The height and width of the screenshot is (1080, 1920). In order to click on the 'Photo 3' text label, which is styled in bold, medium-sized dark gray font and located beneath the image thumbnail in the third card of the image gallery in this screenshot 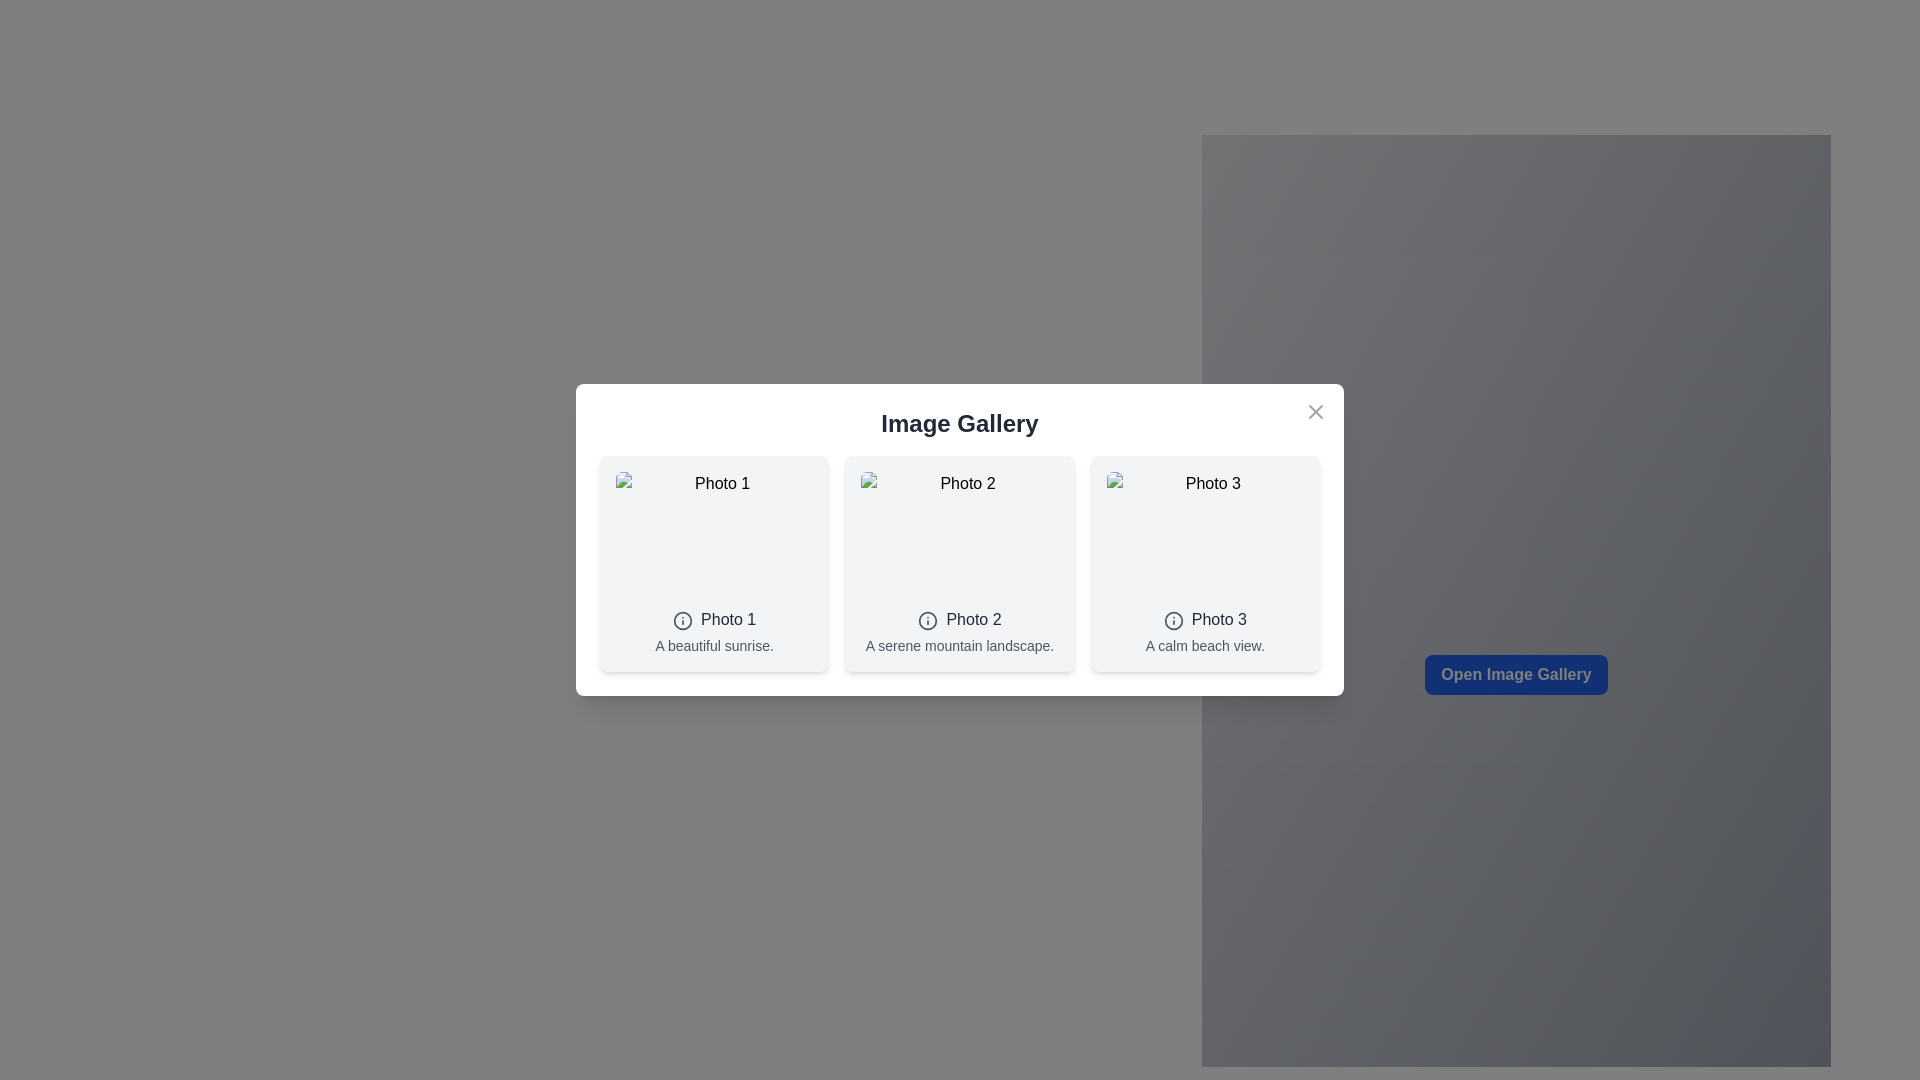, I will do `click(1218, 618)`.